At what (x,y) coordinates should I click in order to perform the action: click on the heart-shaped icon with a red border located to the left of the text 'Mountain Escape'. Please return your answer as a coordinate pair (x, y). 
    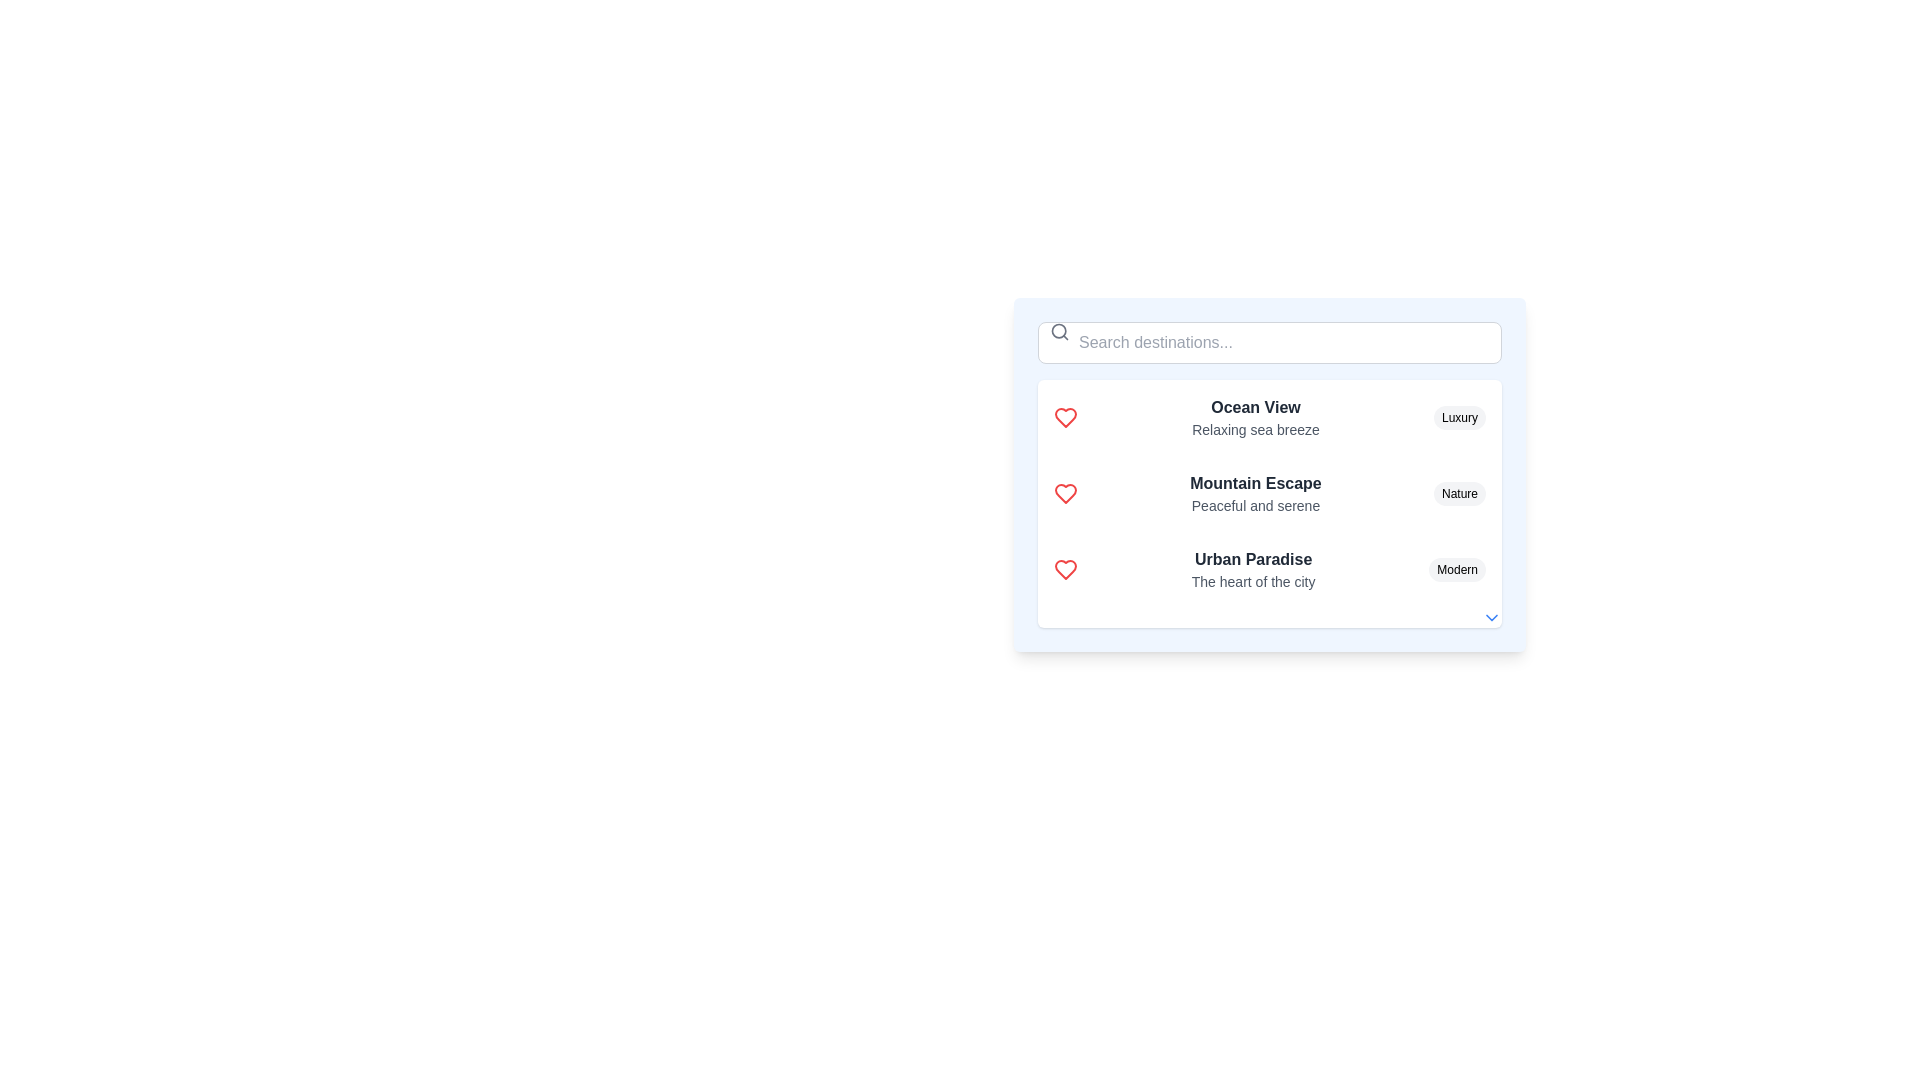
    Looking at the image, I should click on (1064, 493).